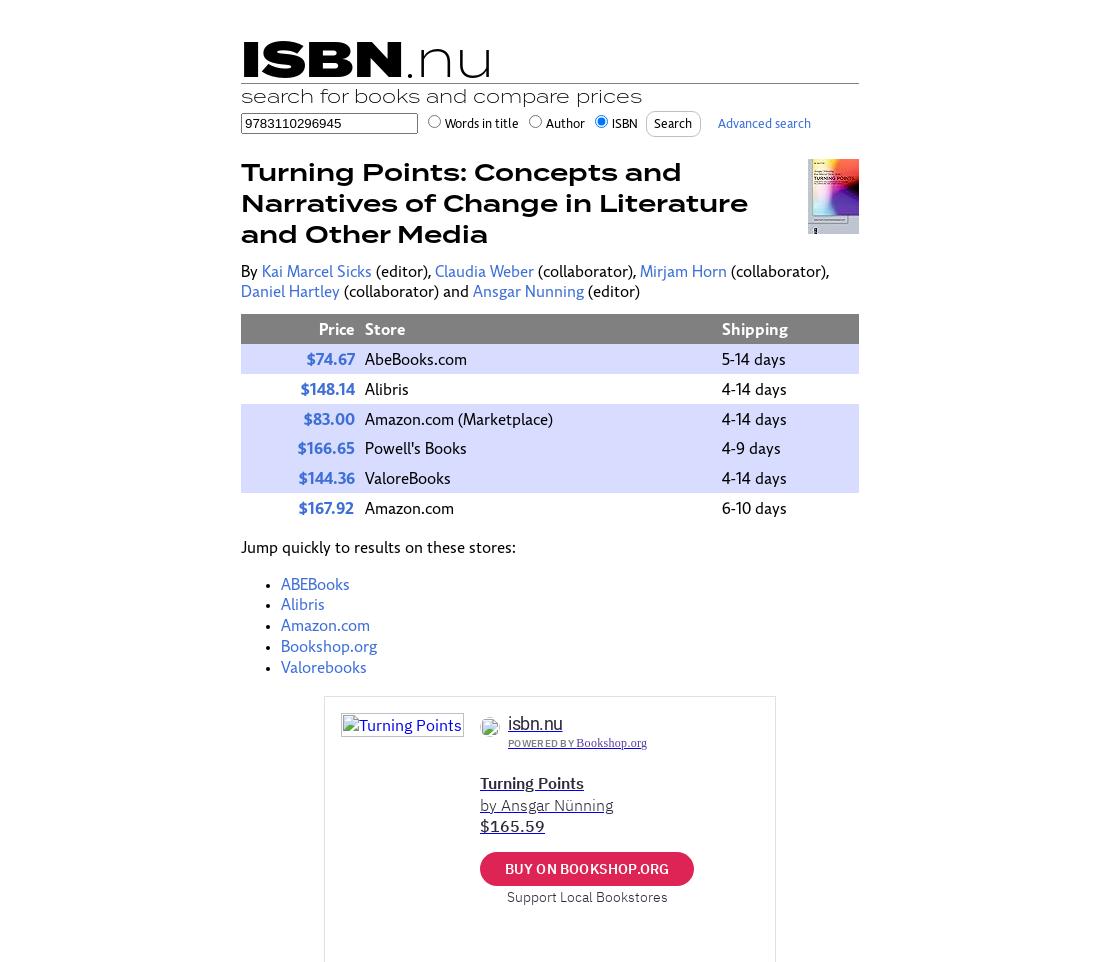 This screenshot has width=1100, height=962. Describe the element at coordinates (328, 418) in the screenshot. I see `'$83.00'` at that location.